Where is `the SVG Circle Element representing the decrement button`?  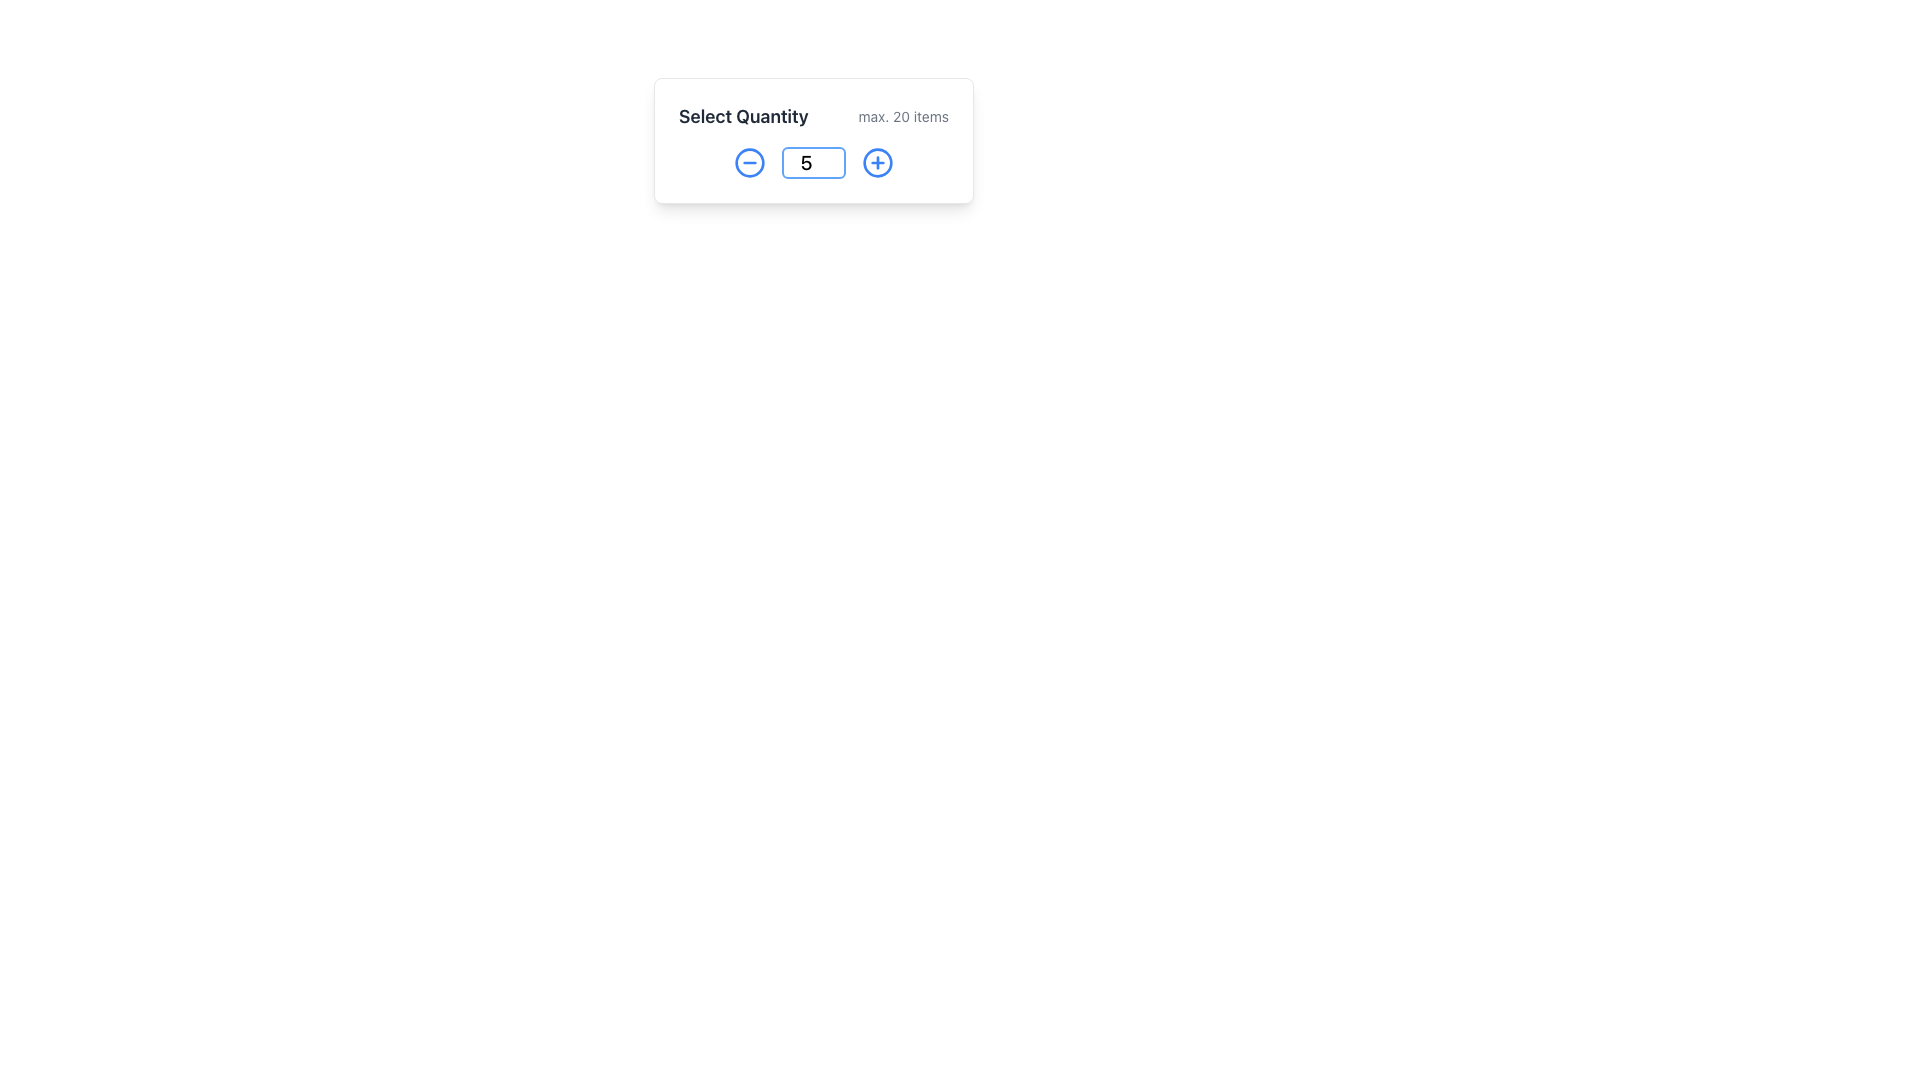
the SVG Circle Element representing the decrement button is located at coordinates (748, 161).